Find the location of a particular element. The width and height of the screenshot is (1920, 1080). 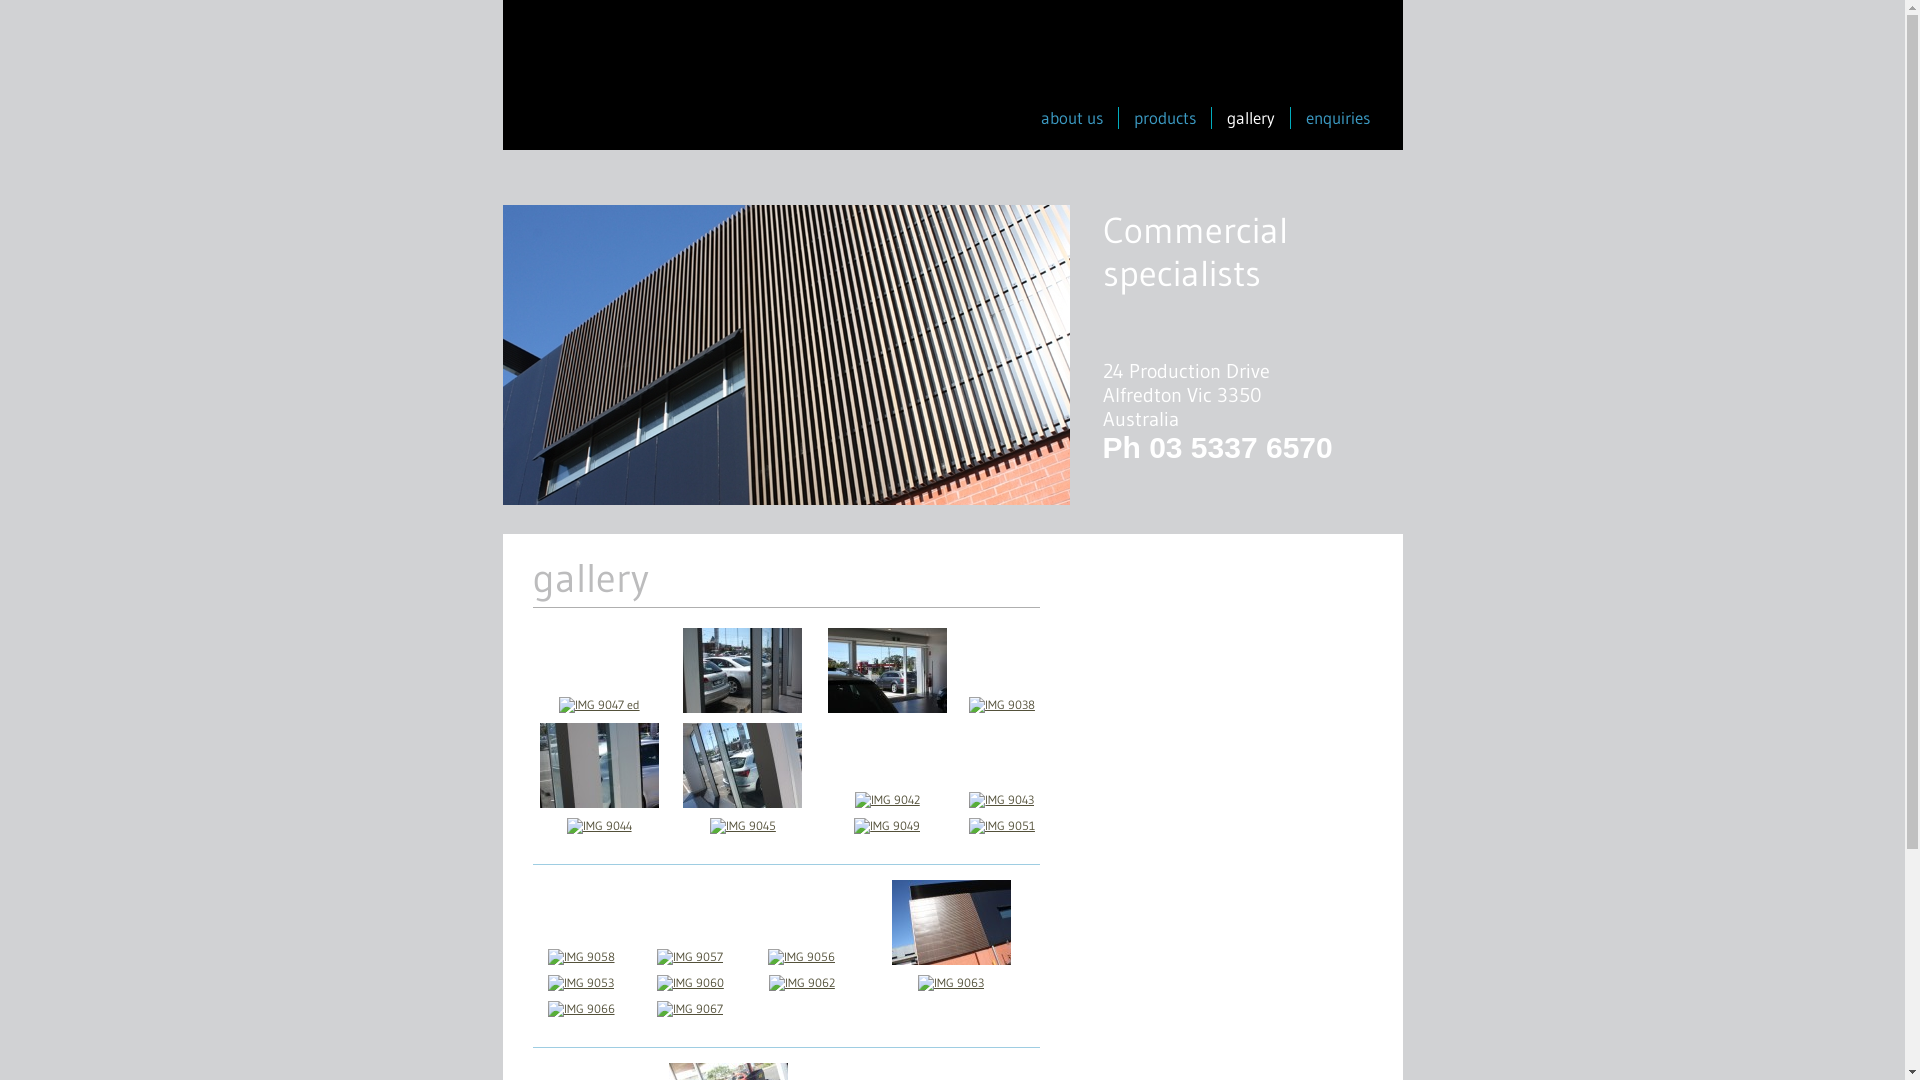

'IMG 9040 ed' is located at coordinates (741, 799).